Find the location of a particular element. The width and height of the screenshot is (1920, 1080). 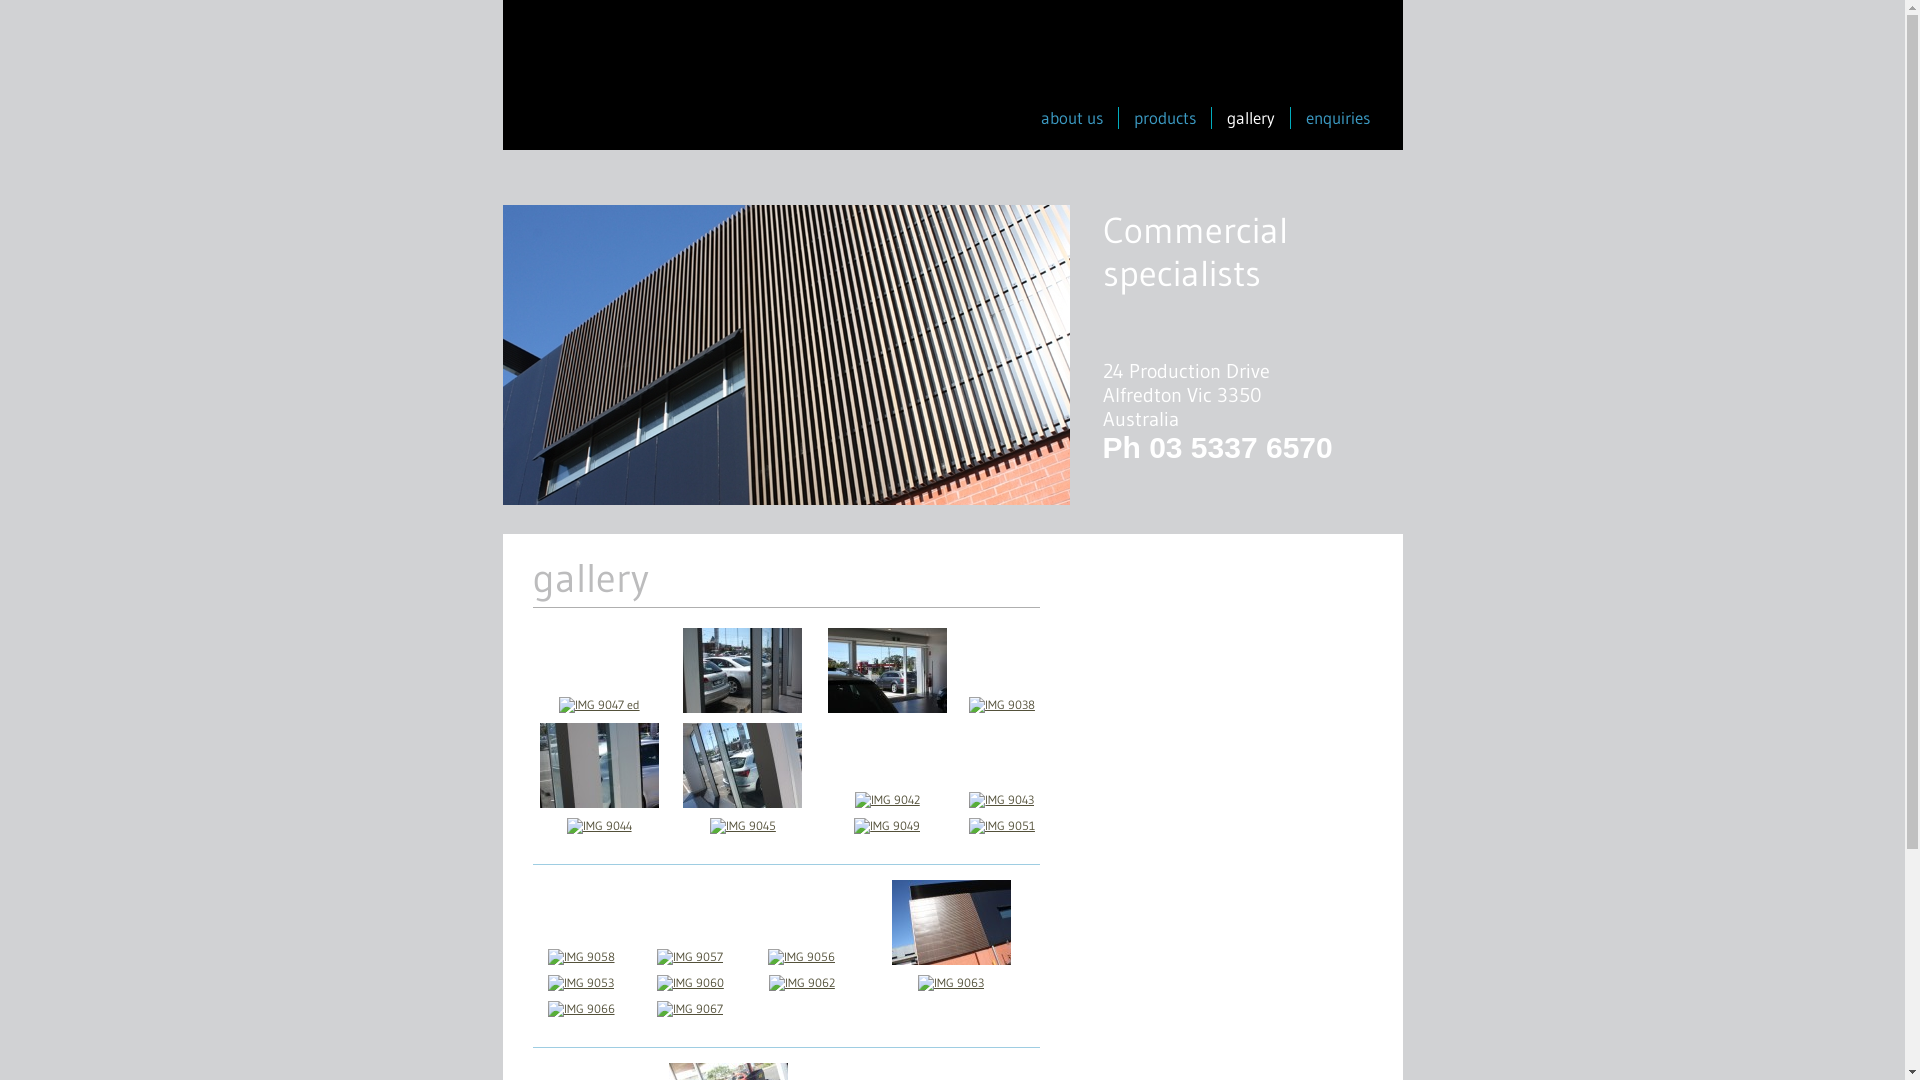

'IMG 9040 ed' is located at coordinates (741, 799).